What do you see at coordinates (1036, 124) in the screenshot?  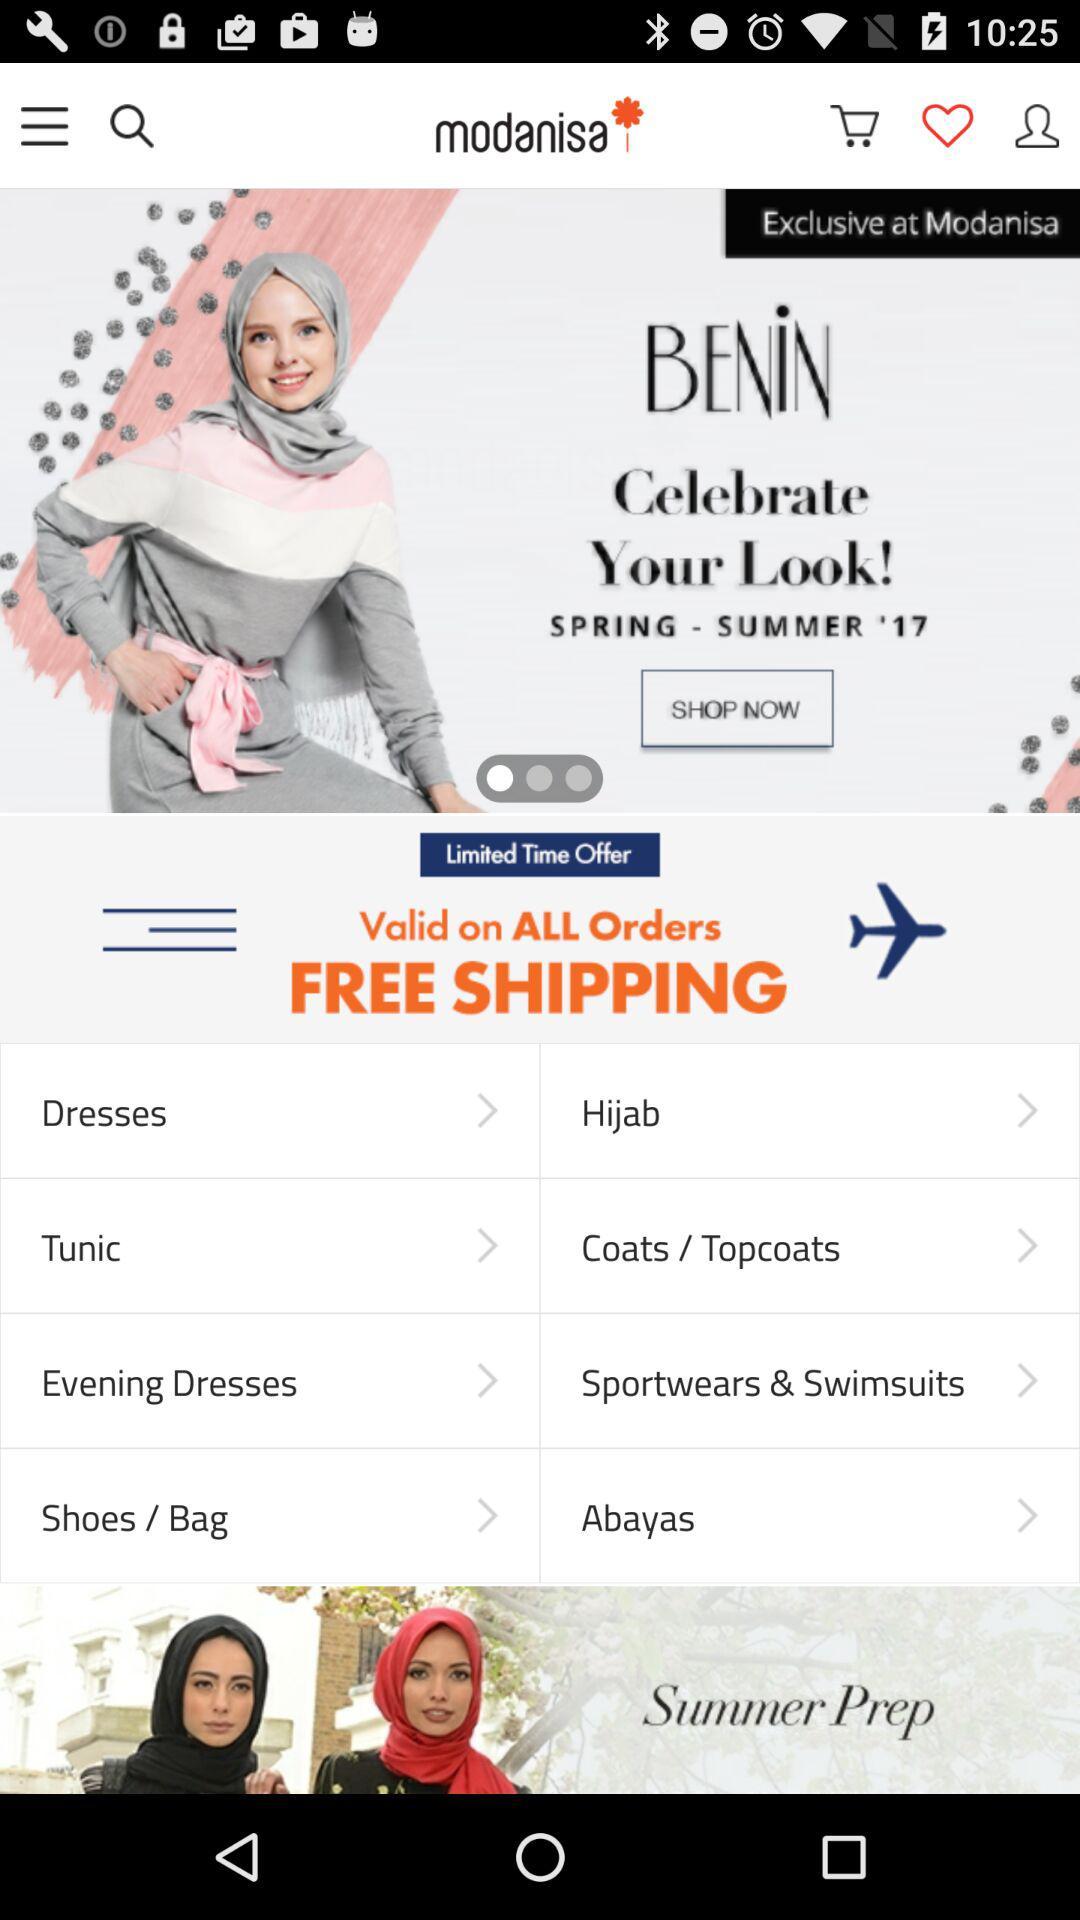 I see `profile info 's` at bounding box center [1036, 124].